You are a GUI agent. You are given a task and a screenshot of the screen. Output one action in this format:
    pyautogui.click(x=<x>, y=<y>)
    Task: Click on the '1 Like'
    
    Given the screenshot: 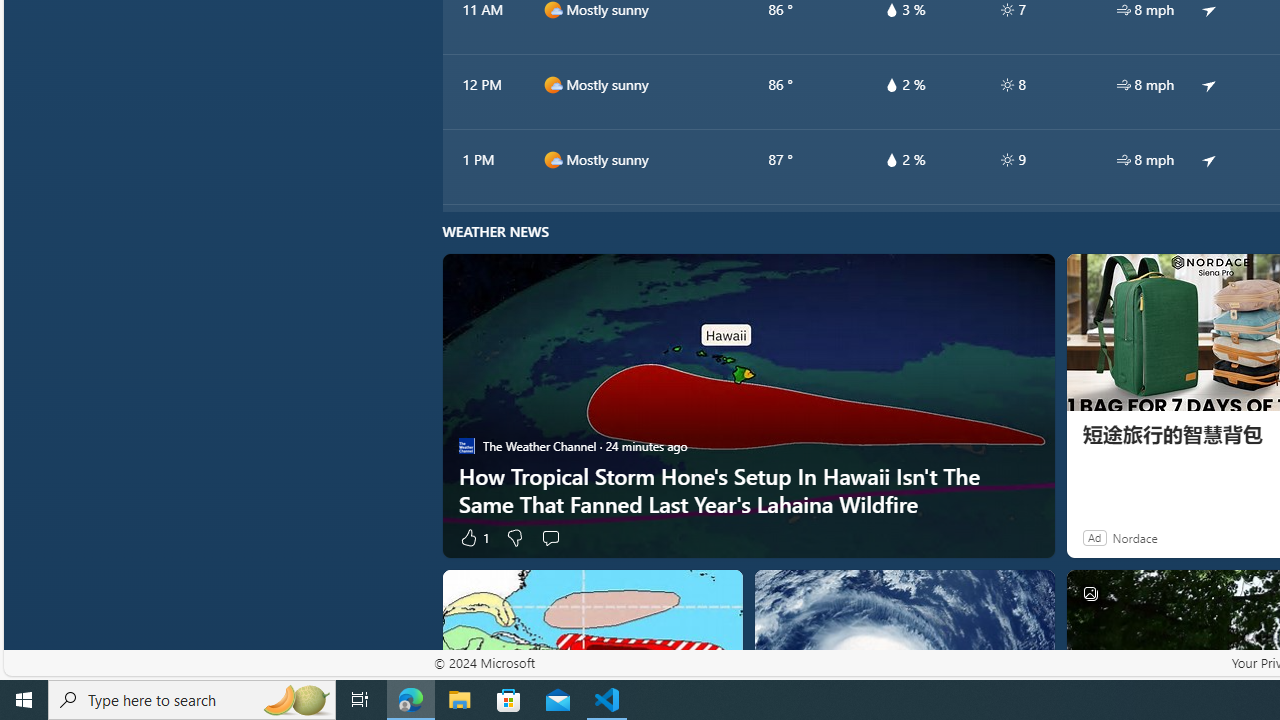 What is the action you would take?
    pyautogui.click(x=472, y=536)
    